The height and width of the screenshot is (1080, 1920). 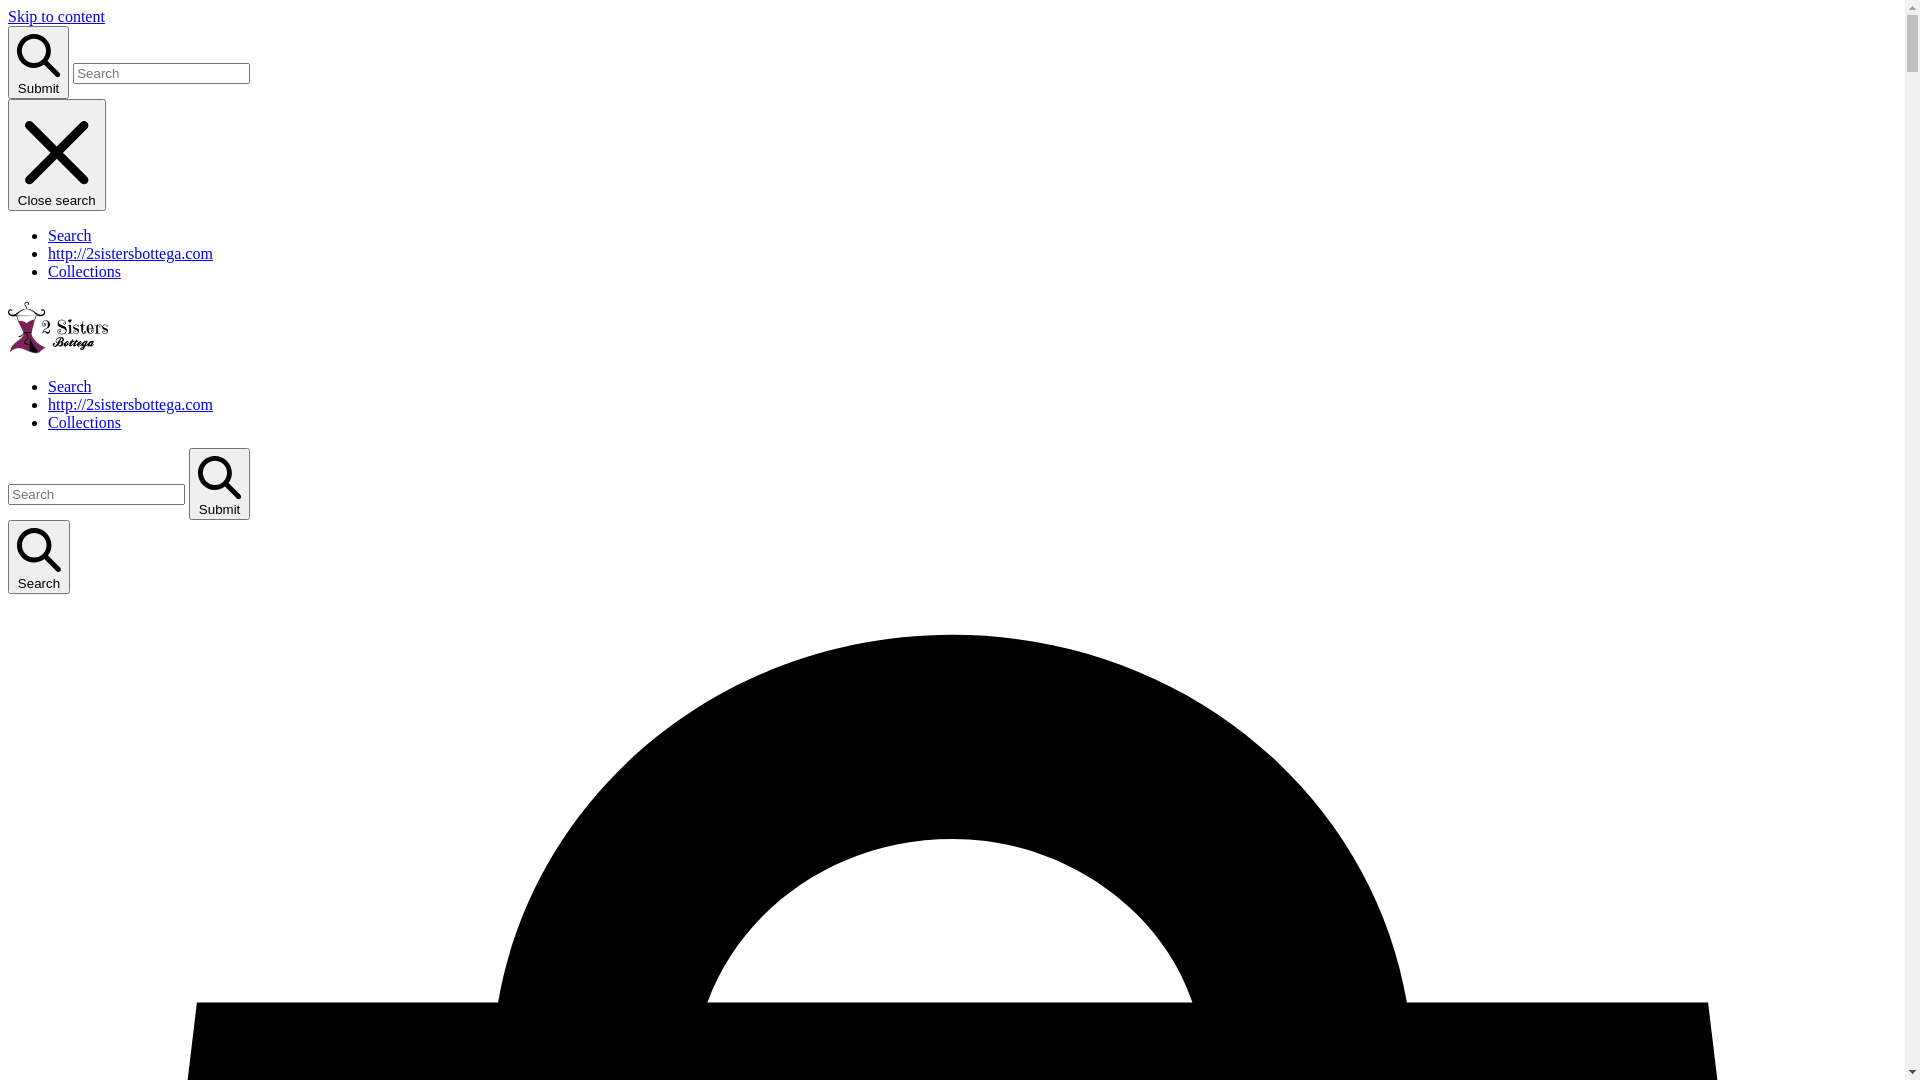 What do you see at coordinates (56, 16) in the screenshot?
I see `'Skip to content'` at bounding box center [56, 16].